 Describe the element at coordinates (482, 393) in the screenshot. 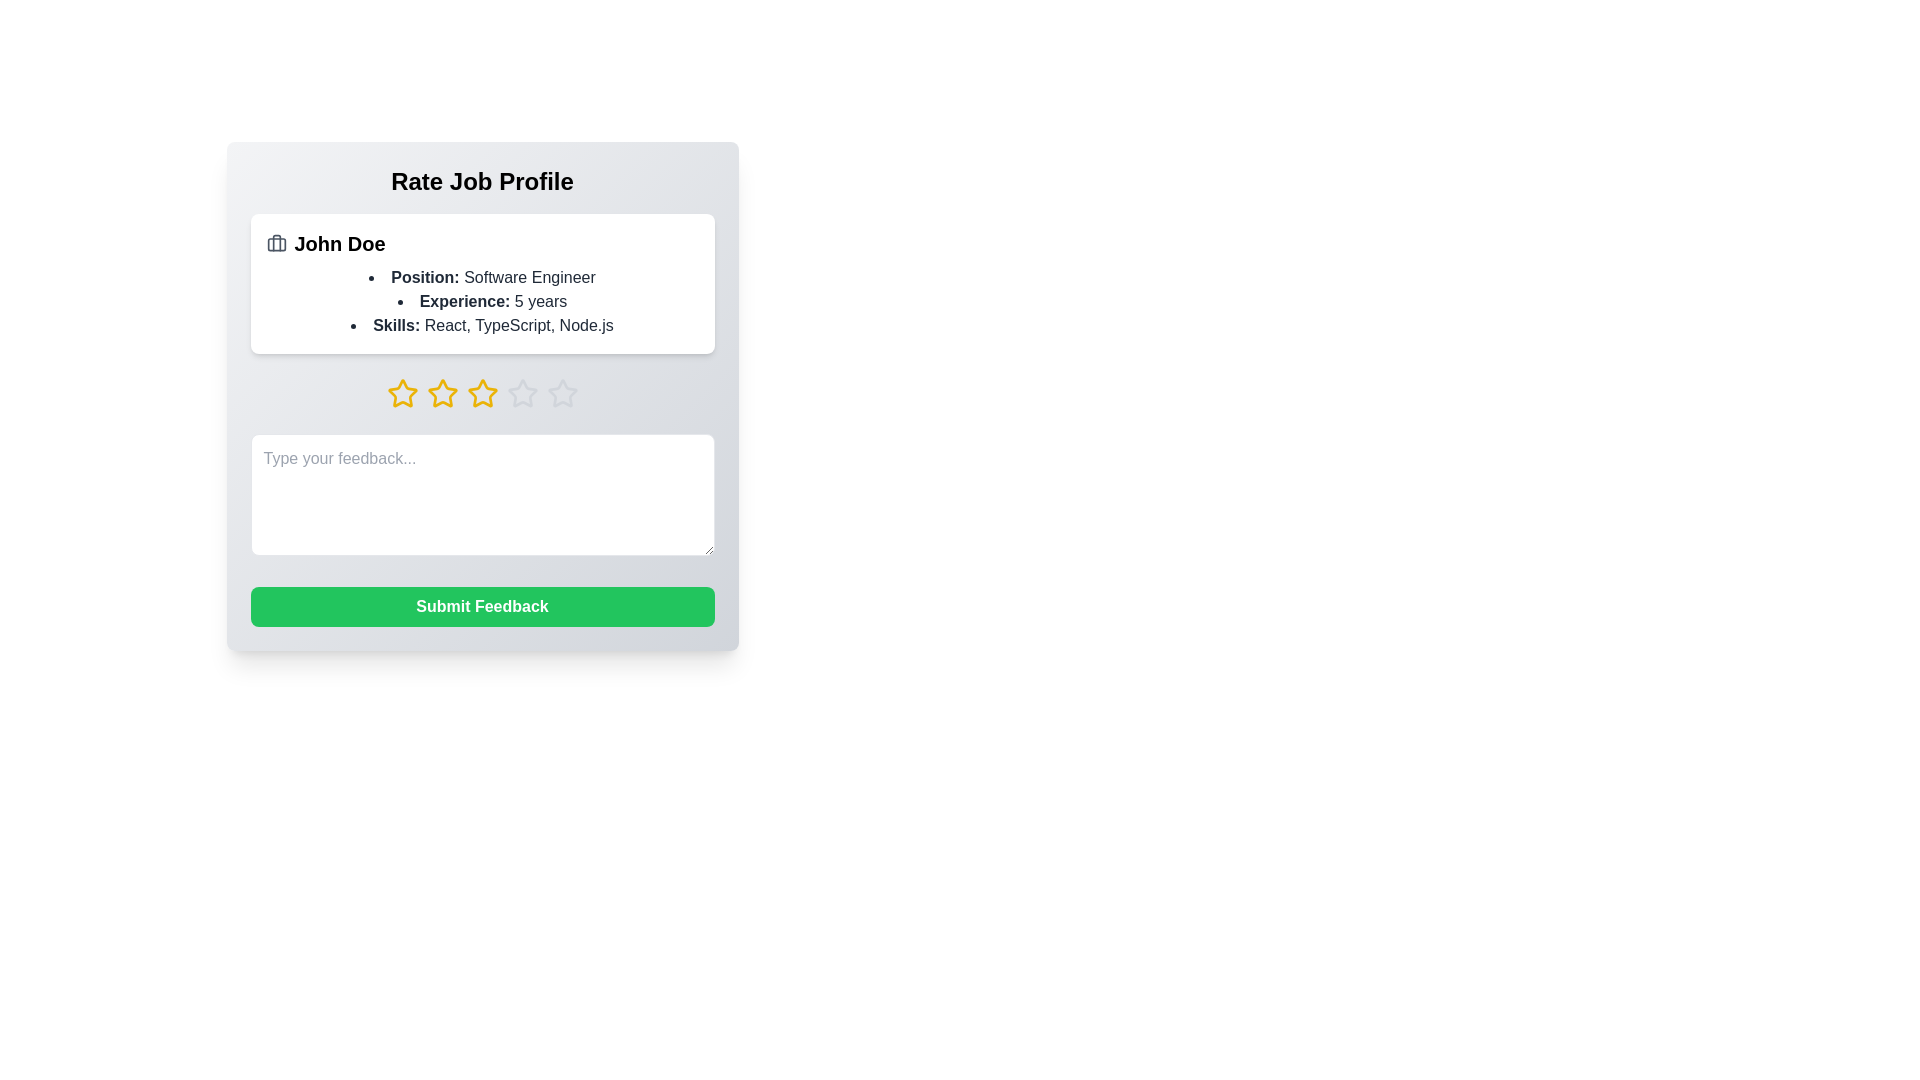

I see `the highlighted third star in the rating system under the 'Rate Job Profile' section` at that location.